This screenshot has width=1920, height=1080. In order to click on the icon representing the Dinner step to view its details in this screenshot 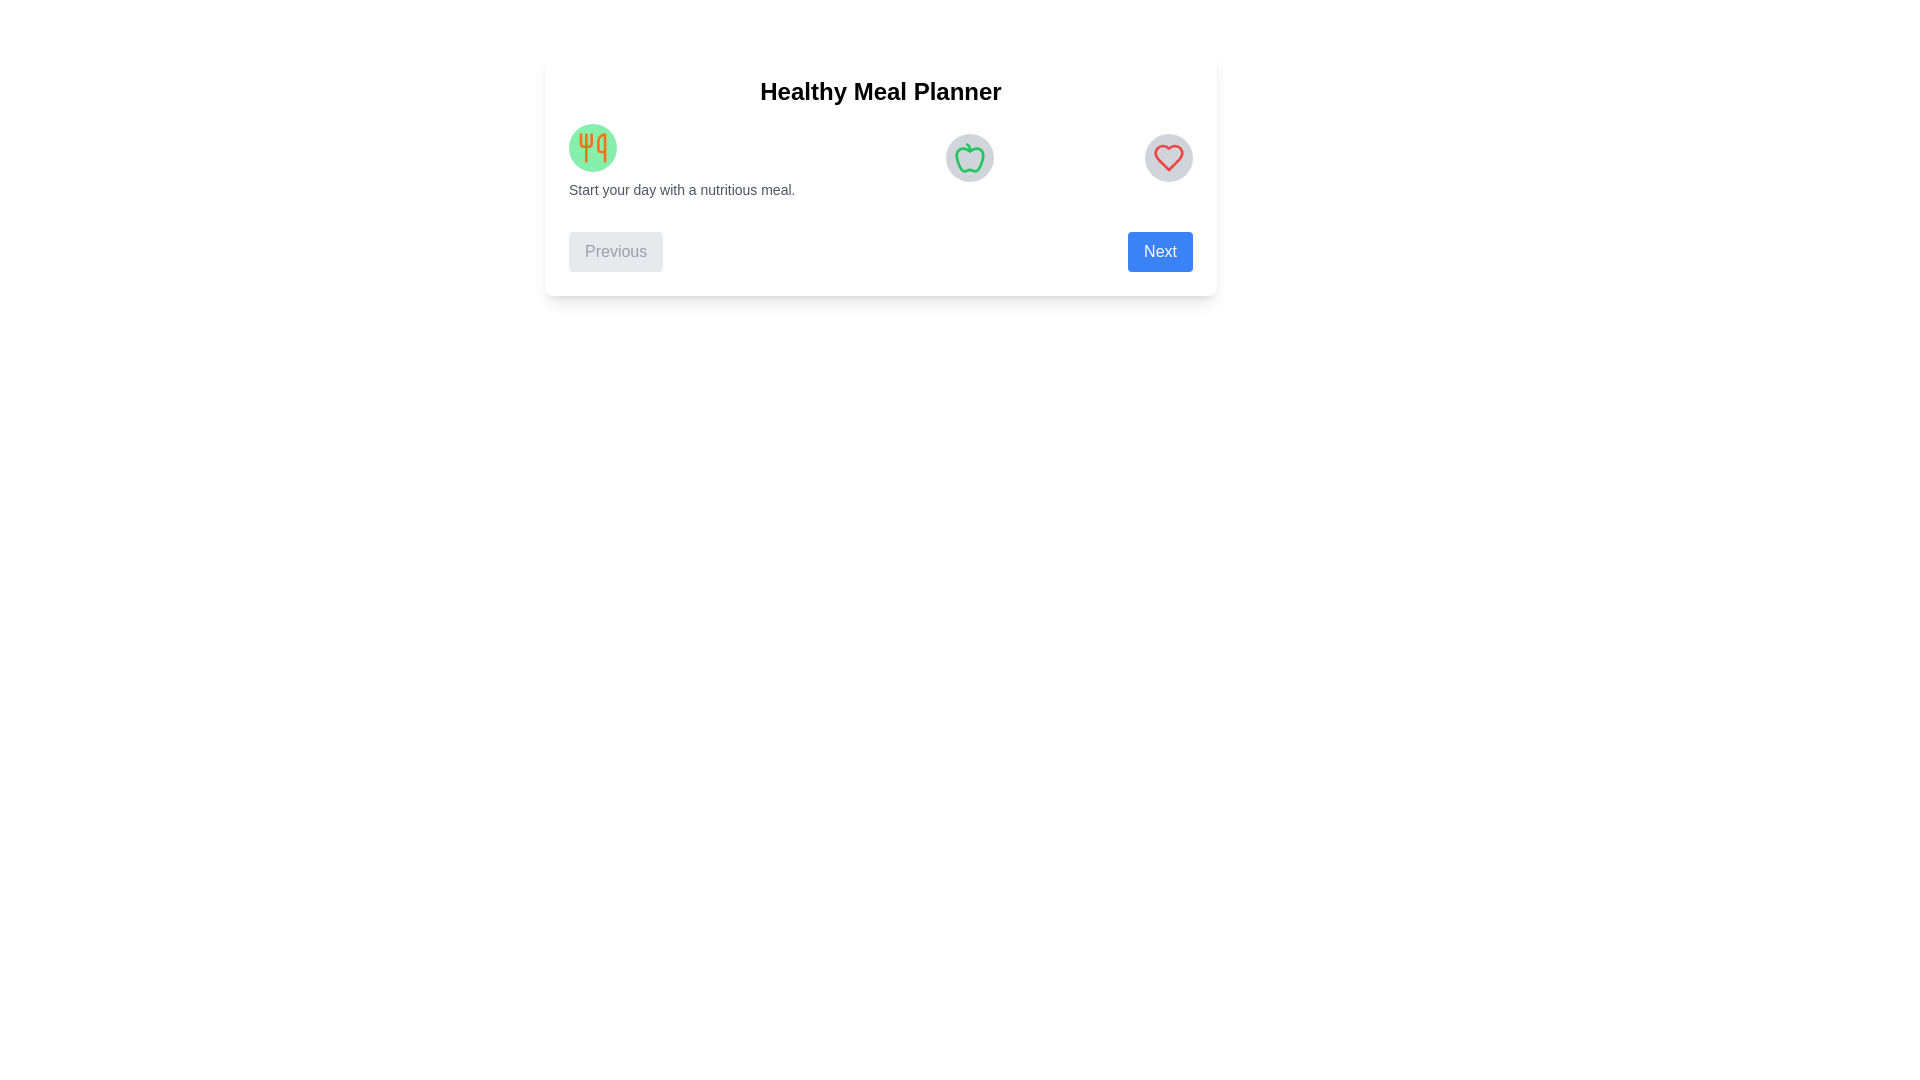, I will do `click(1169, 157)`.